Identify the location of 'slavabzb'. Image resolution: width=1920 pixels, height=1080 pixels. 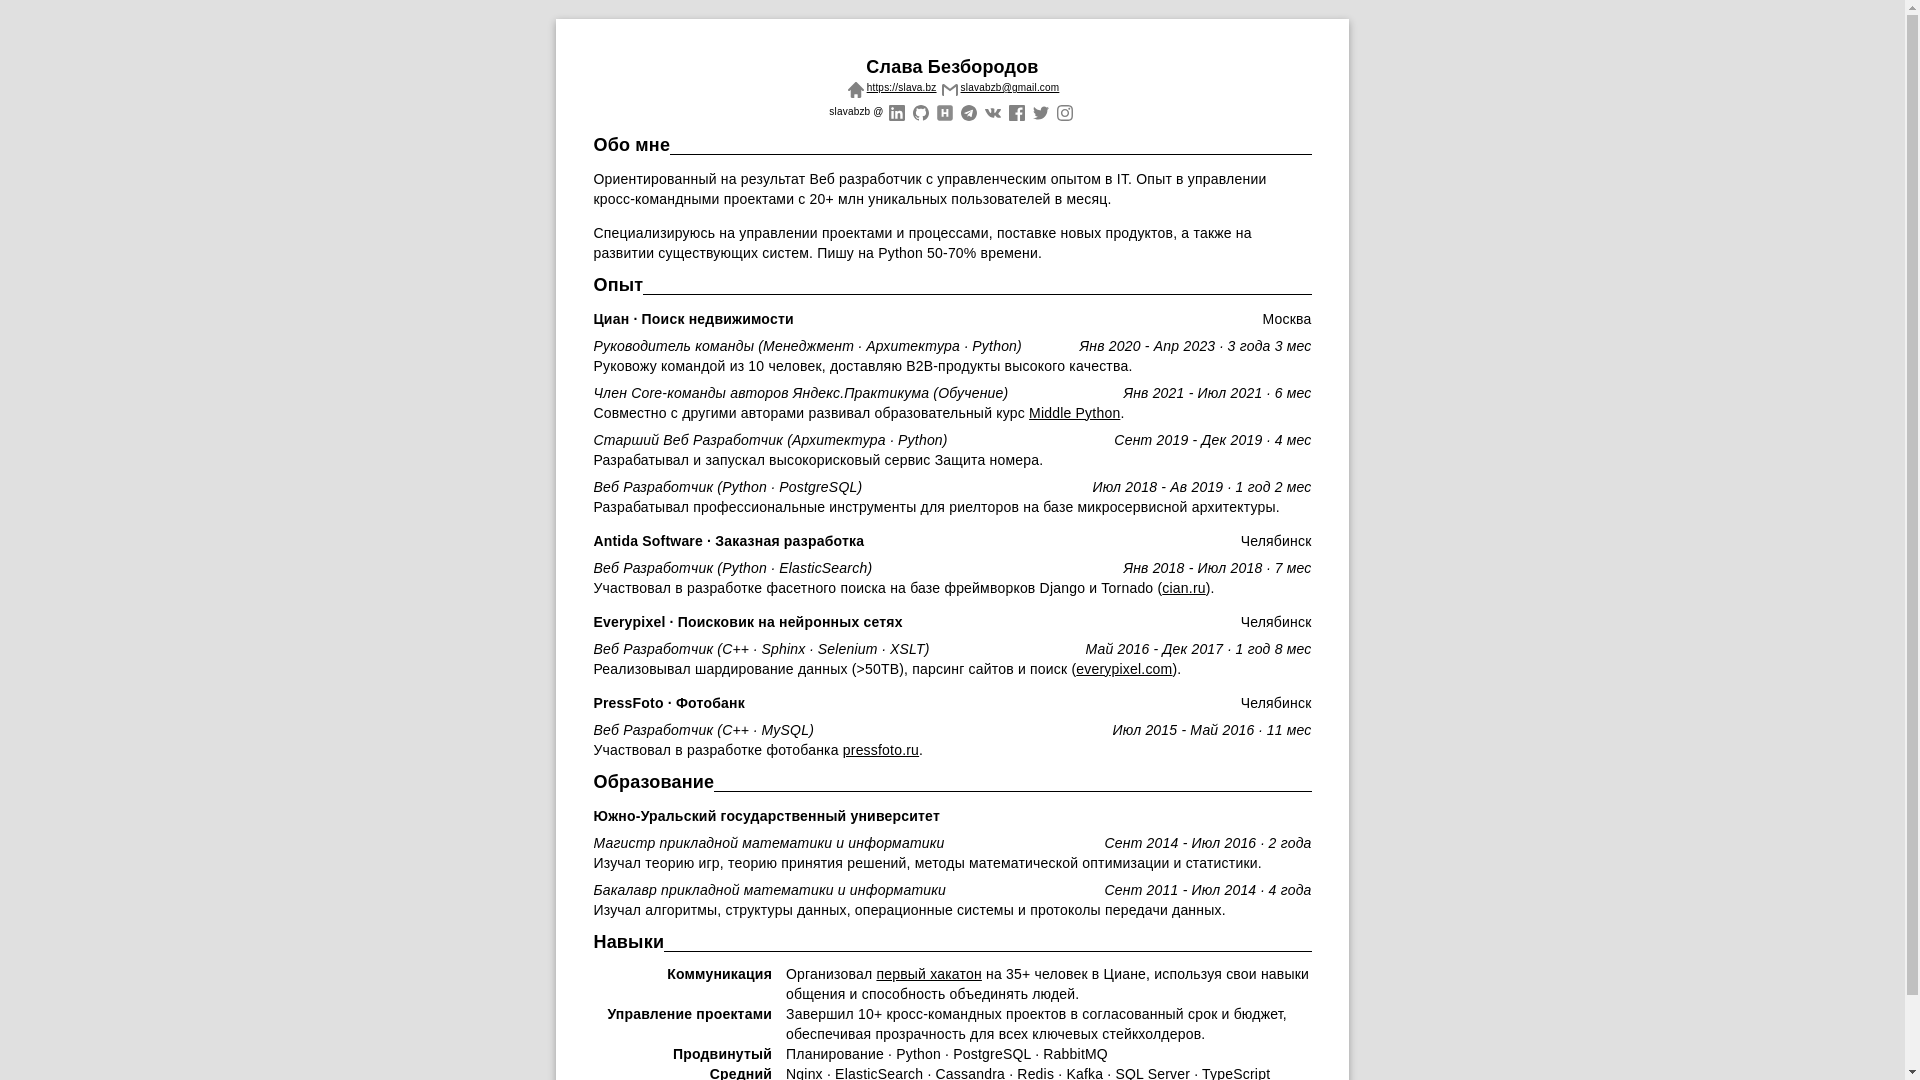
(1016, 110).